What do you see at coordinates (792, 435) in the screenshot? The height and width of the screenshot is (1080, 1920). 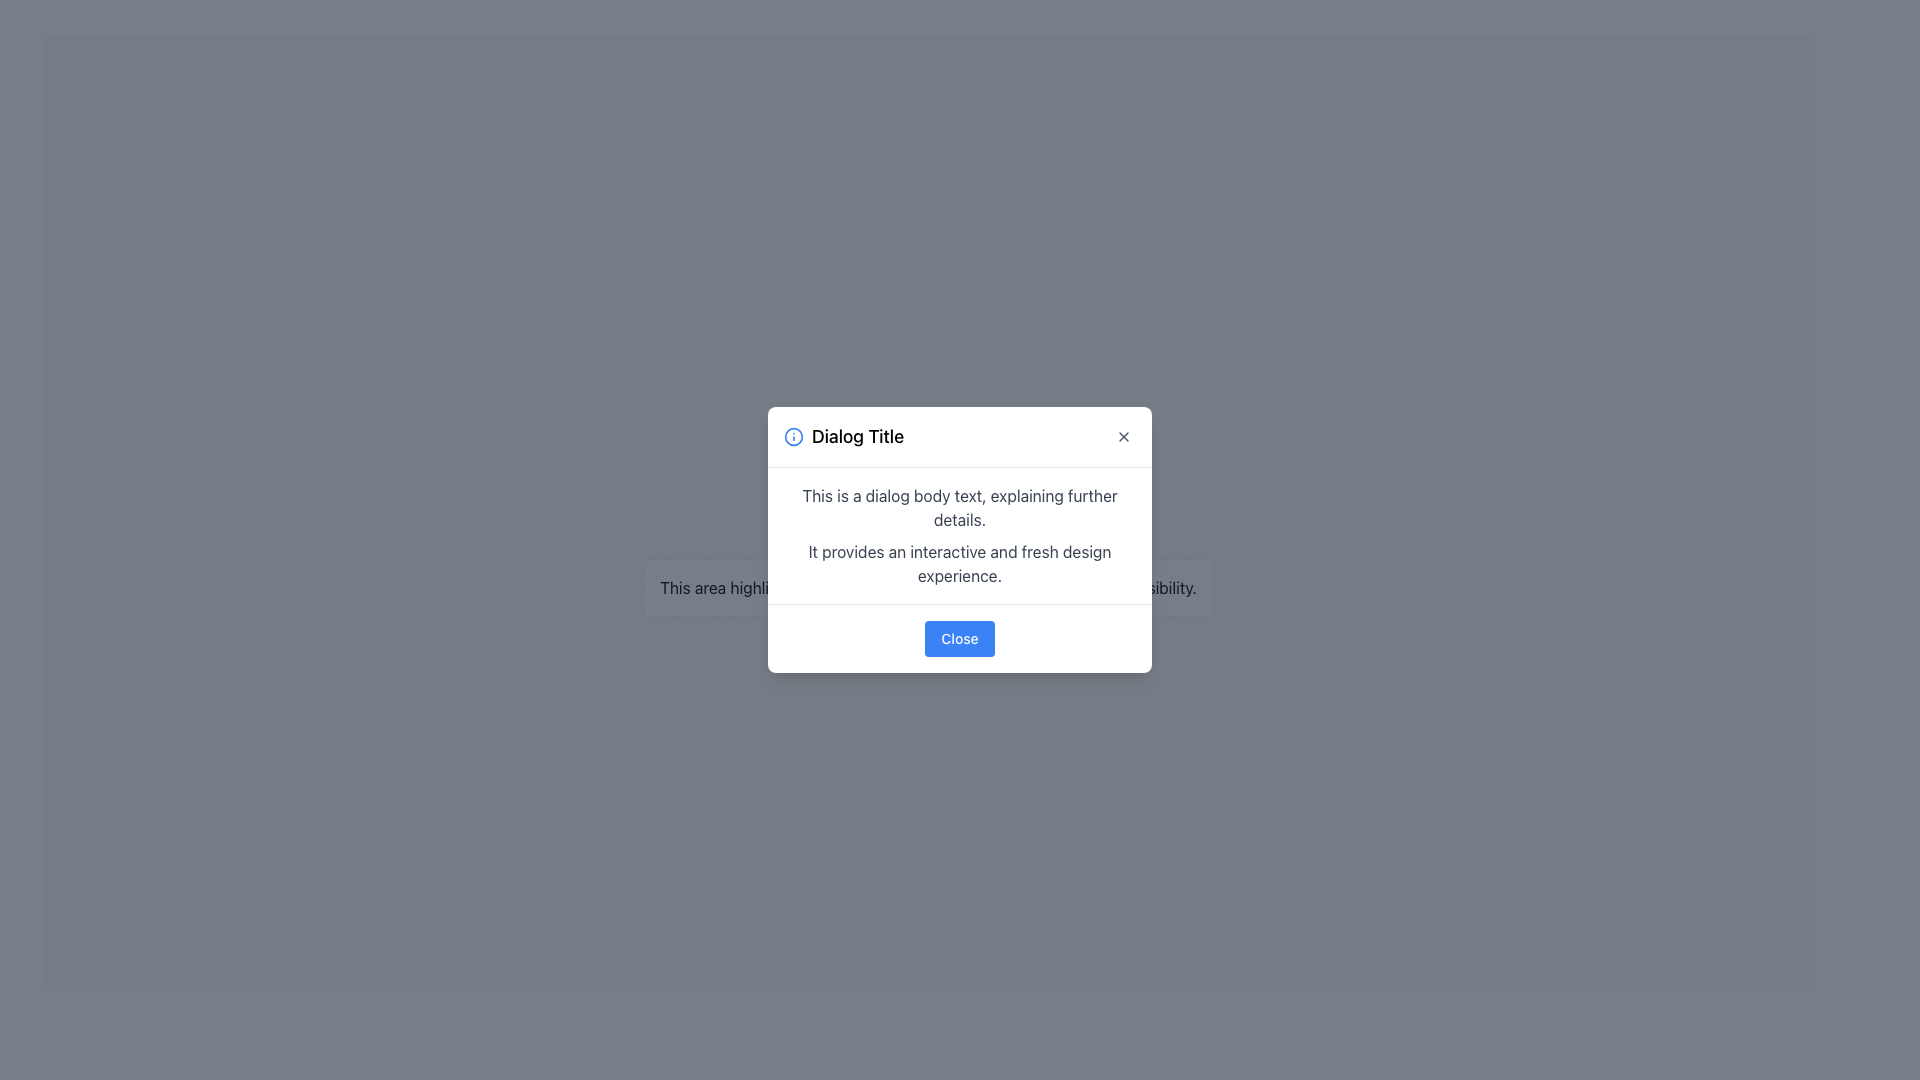 I see `the information indicator icon located at the left-most side of the header section, preceding the text 'Dialog Title'` at bounding box center [792, 435].